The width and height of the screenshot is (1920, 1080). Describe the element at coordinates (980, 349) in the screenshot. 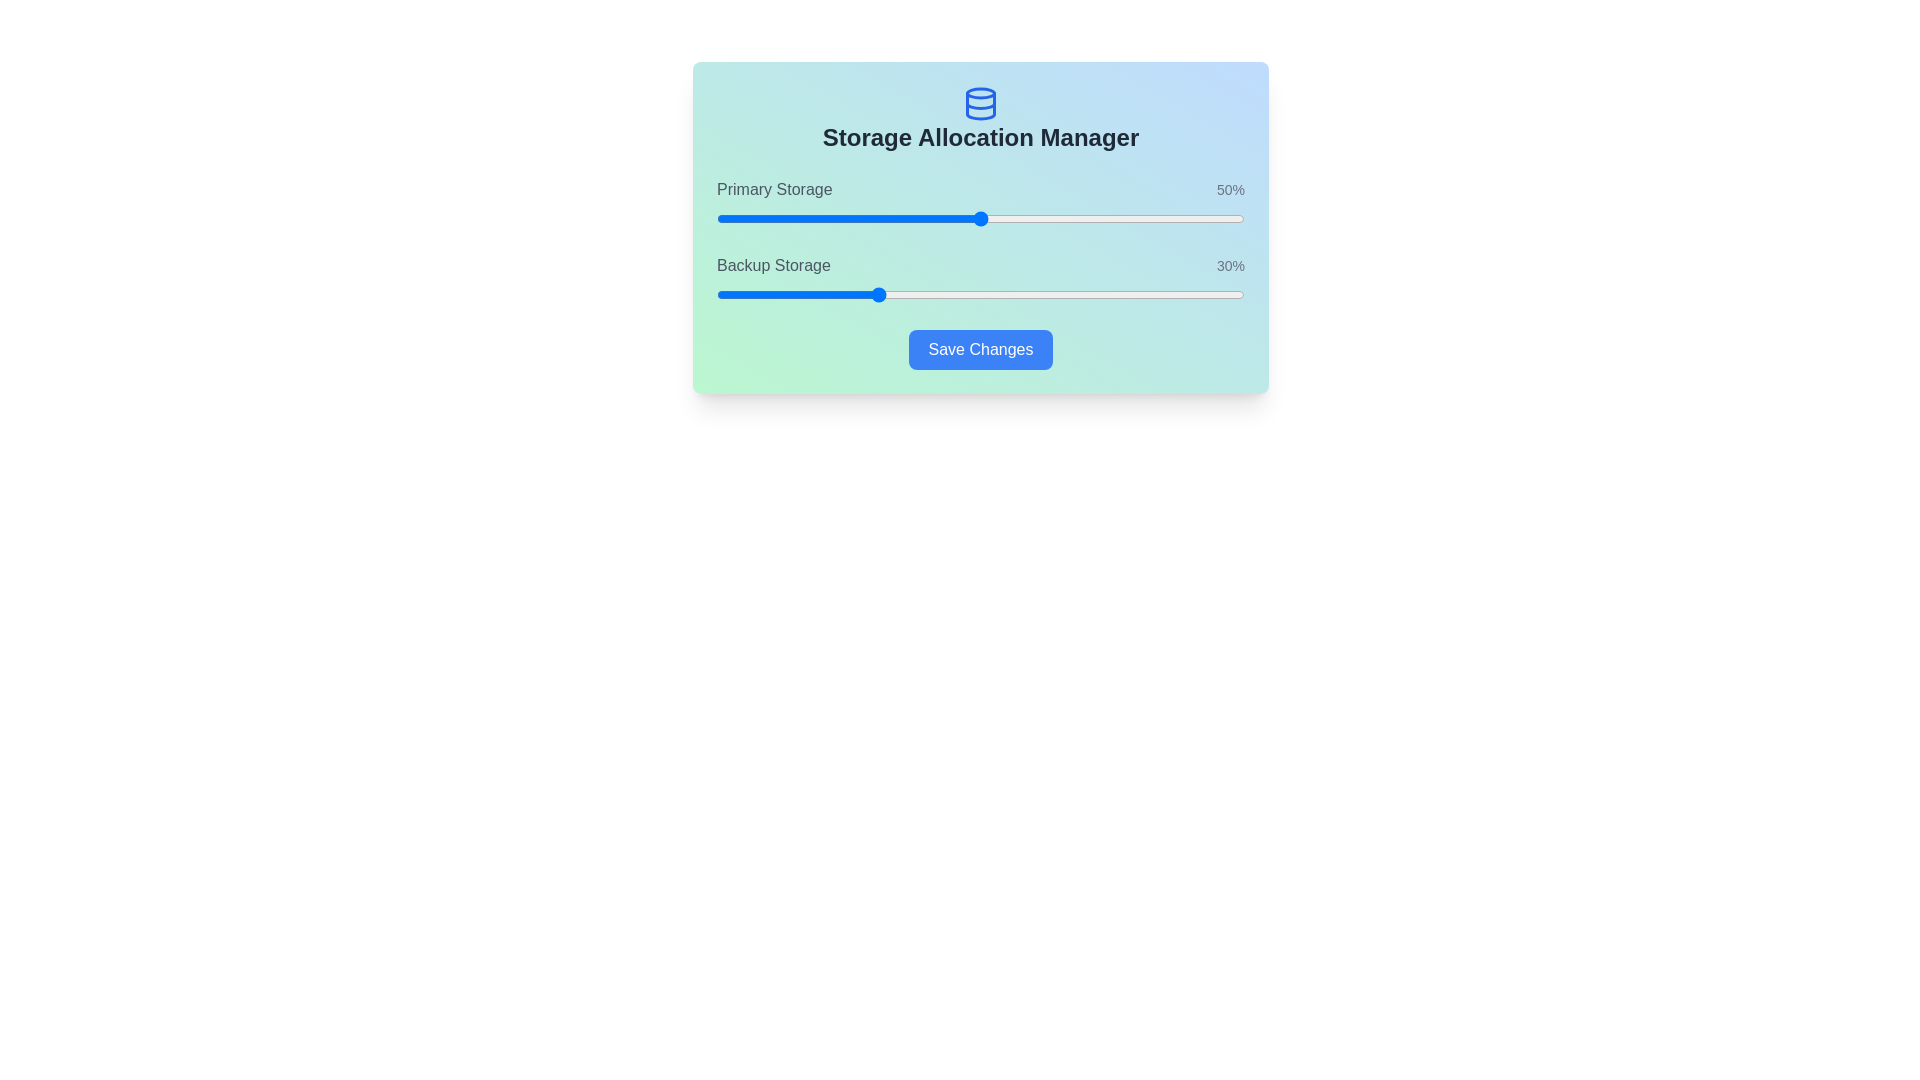

I see `the 'Save Changes' button to submit the current settings` at that location.